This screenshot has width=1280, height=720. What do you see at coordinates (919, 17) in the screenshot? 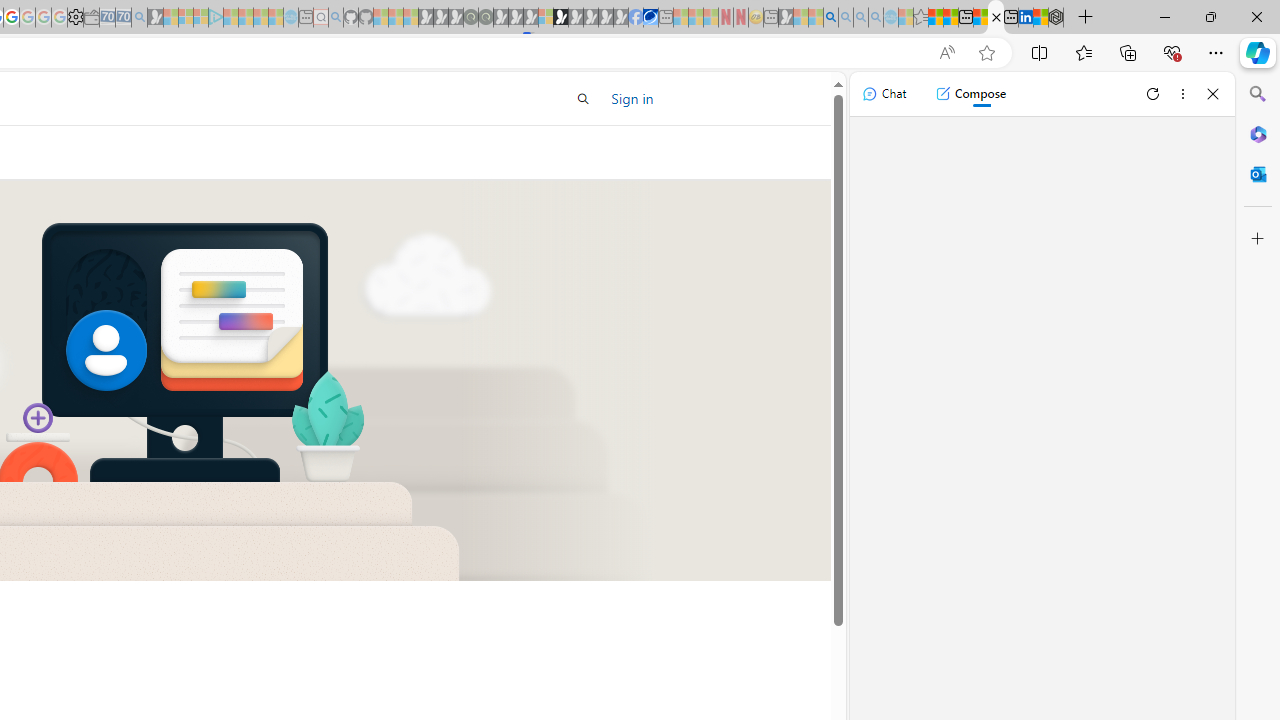
I see `'Favorites - Sleeping'` at bounding box center [919, 17].